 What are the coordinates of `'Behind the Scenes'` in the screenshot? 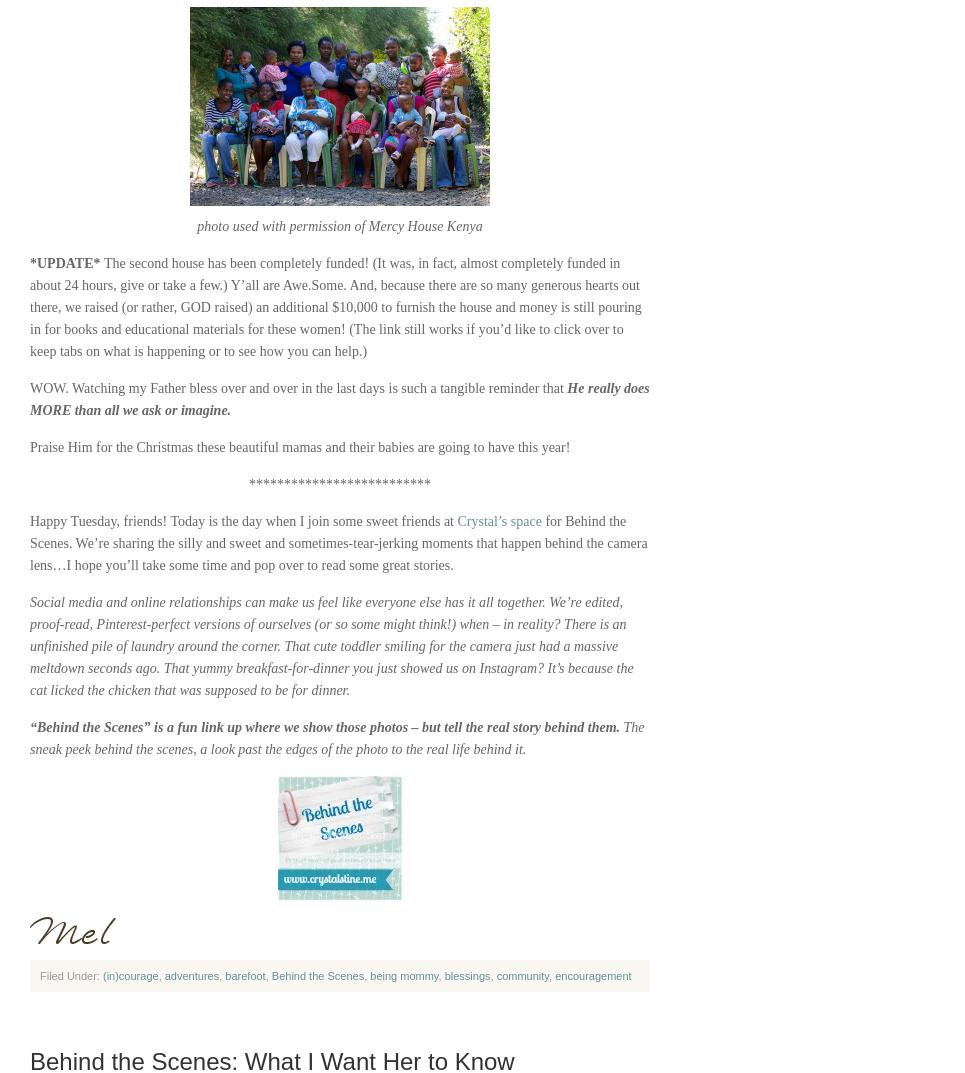 It's located at (316, 975).